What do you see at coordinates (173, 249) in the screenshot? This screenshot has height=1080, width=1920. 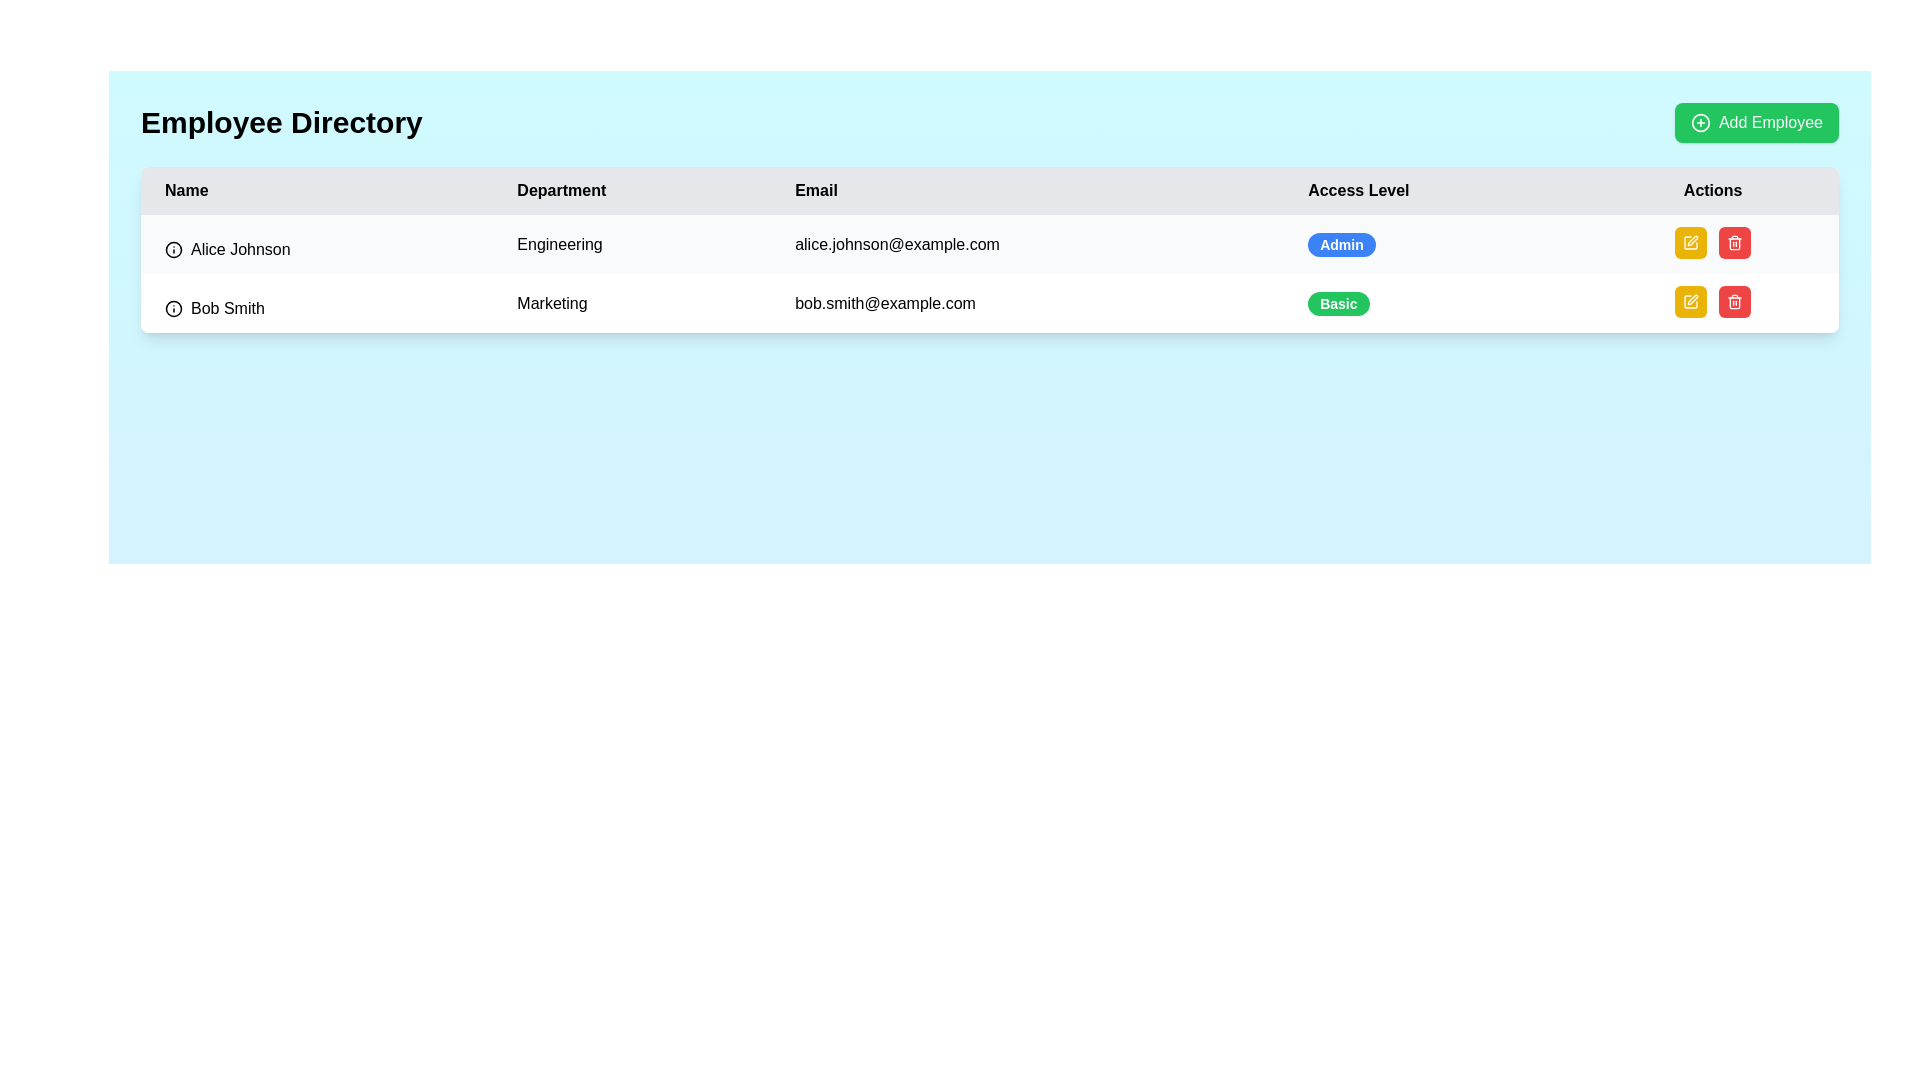 I see `the text 'Alice Johnson' located in the first row of the table under the 'Name' column, ignoring the icon to the immediate left` at bounding box center [173, 249].